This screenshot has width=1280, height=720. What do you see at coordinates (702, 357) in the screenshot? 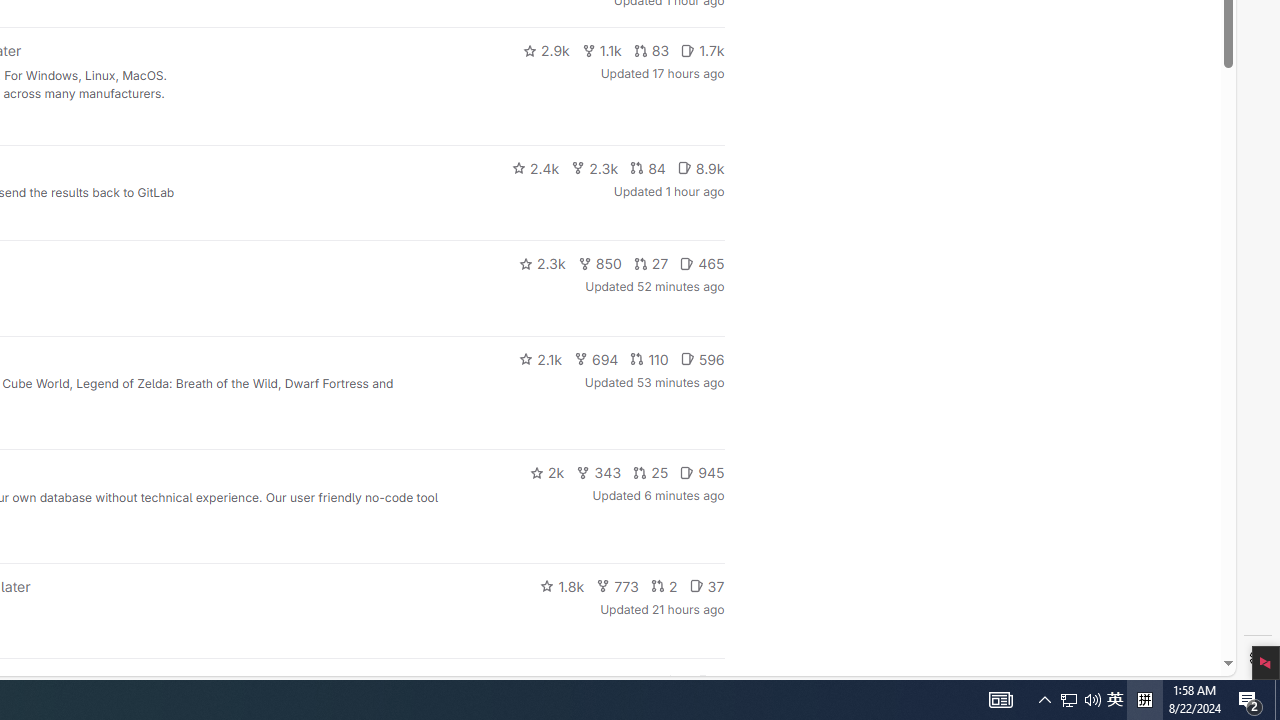
I see `'596'` at bounding box center [702, 357].